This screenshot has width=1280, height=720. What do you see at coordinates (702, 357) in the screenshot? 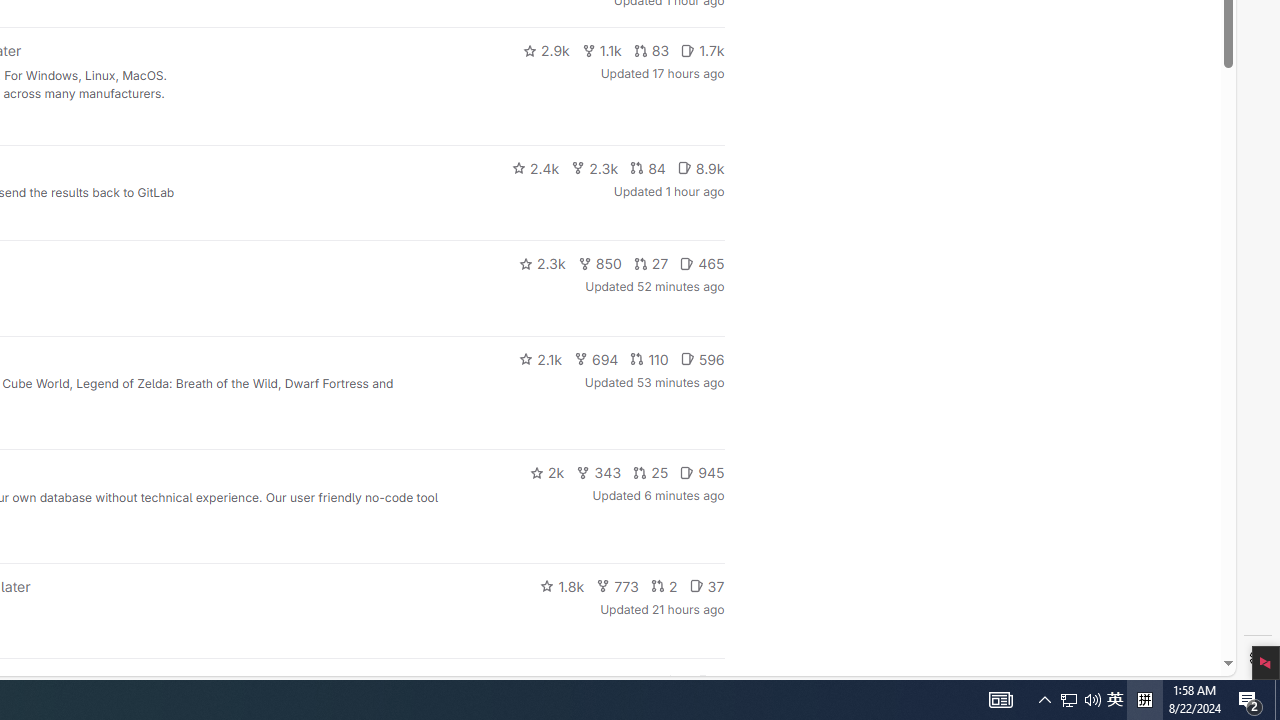
I see `'596'` at bounding box center [702, 357].